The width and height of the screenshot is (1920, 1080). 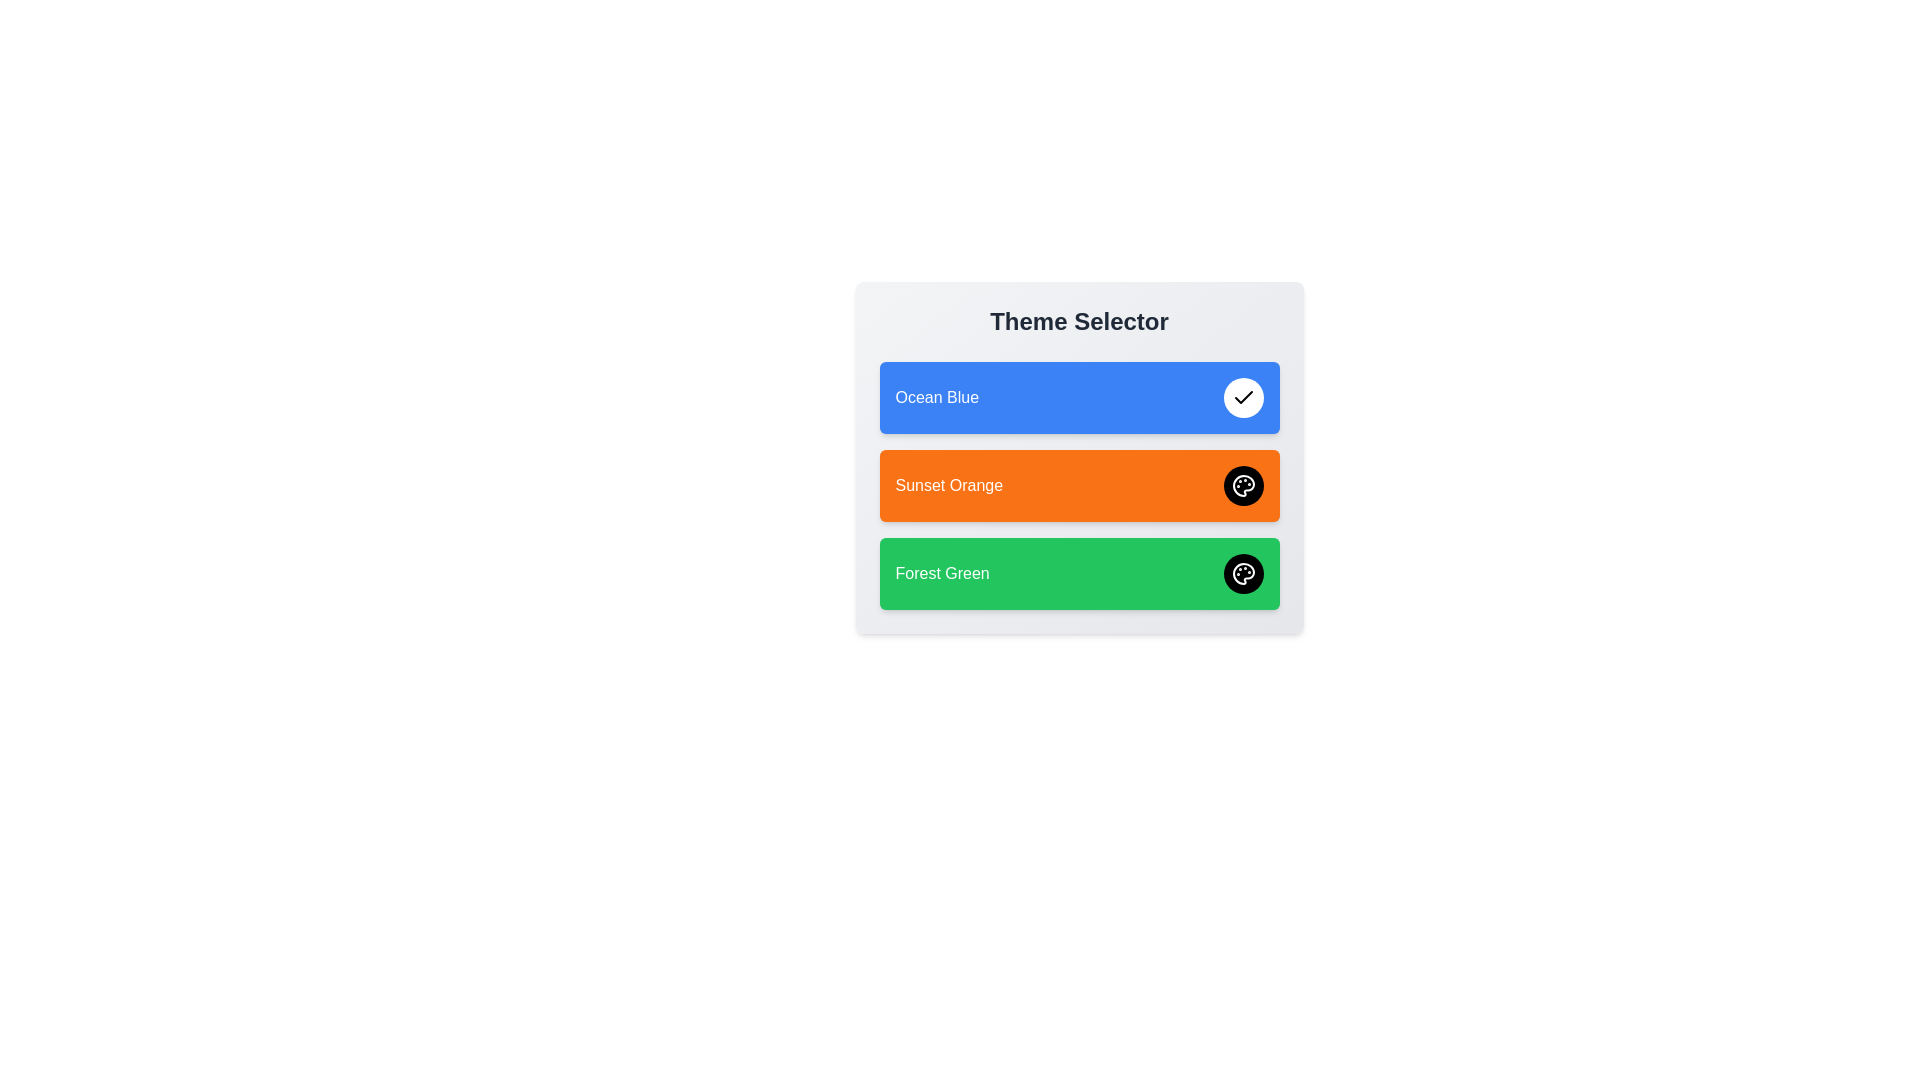 What do you see at coordinates (1078, 320) in the screenshot?
I see `the 'Theme Selector' header to interact with it` at bounding box center [1078, 320].